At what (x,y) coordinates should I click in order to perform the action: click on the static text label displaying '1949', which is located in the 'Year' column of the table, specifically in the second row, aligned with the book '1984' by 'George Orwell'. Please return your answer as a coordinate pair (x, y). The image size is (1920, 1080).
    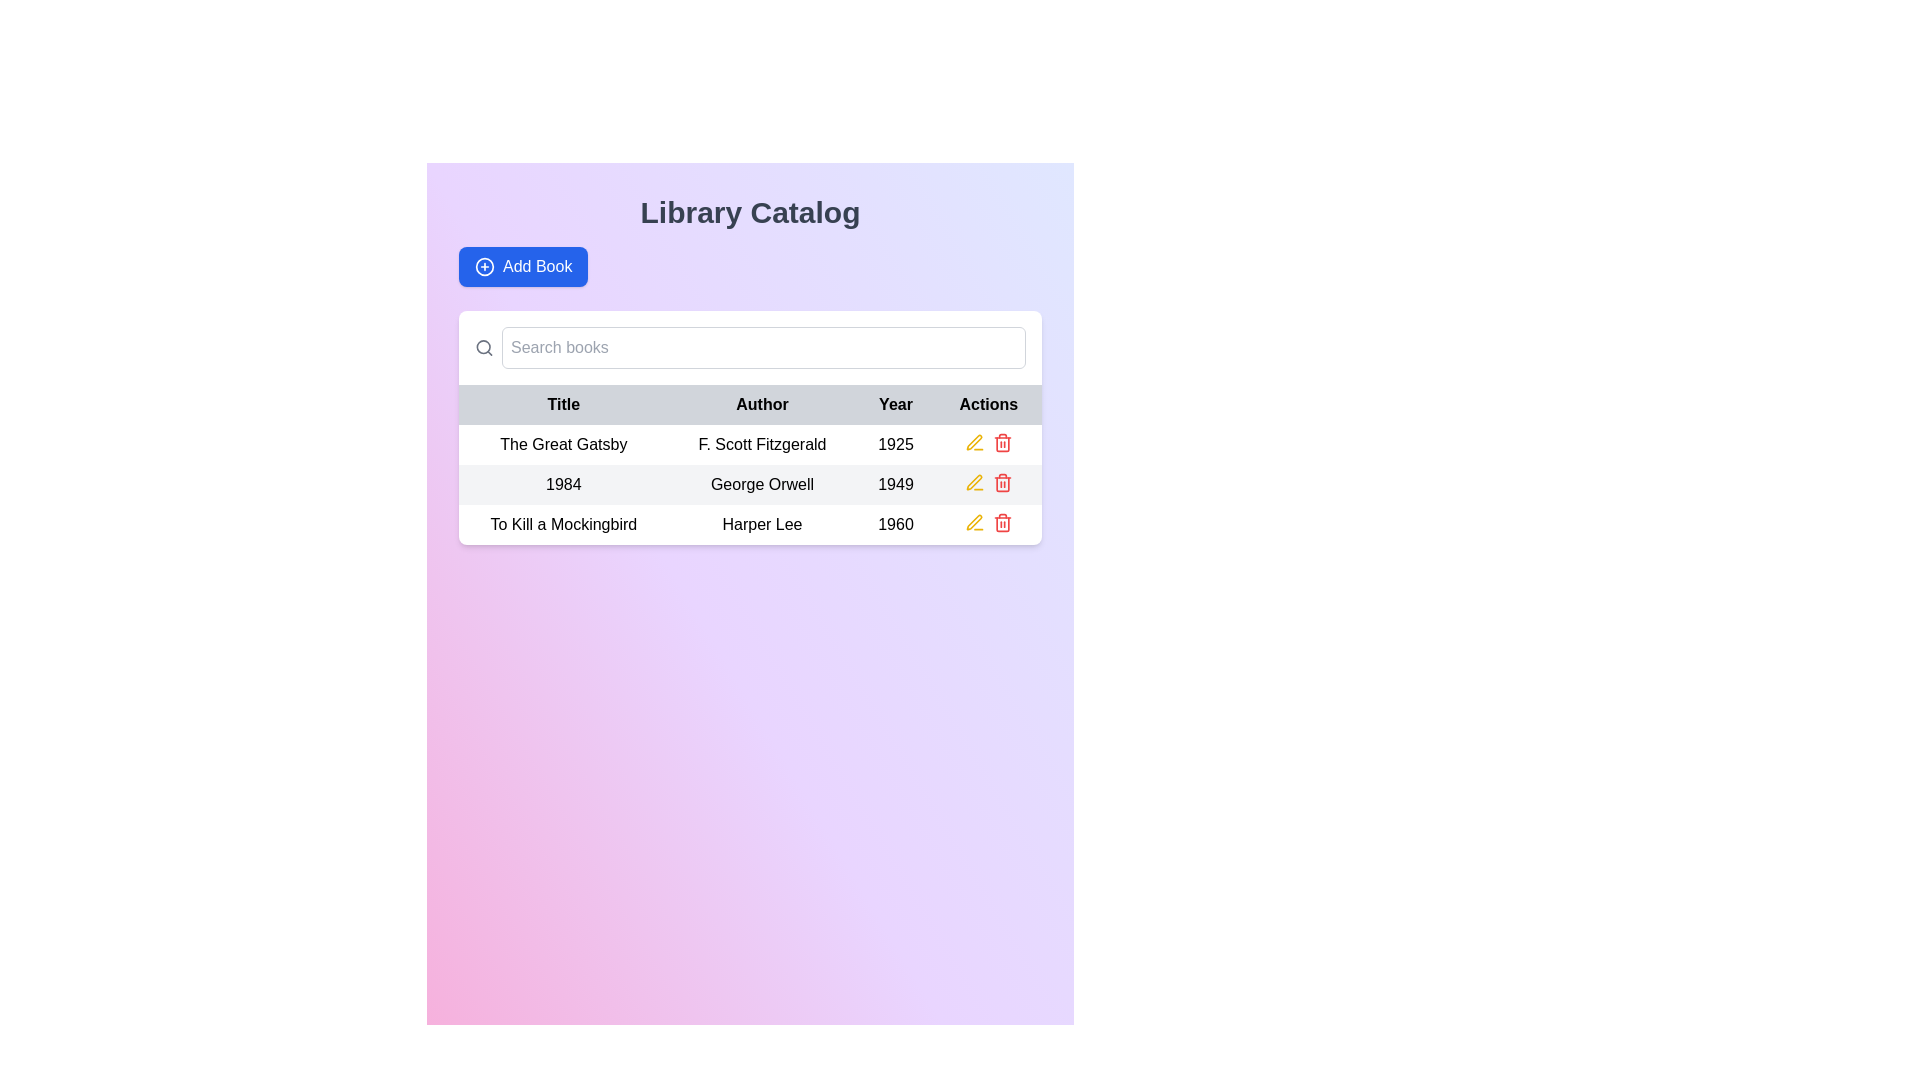
    Looking at the image, I should click on (895, 485).